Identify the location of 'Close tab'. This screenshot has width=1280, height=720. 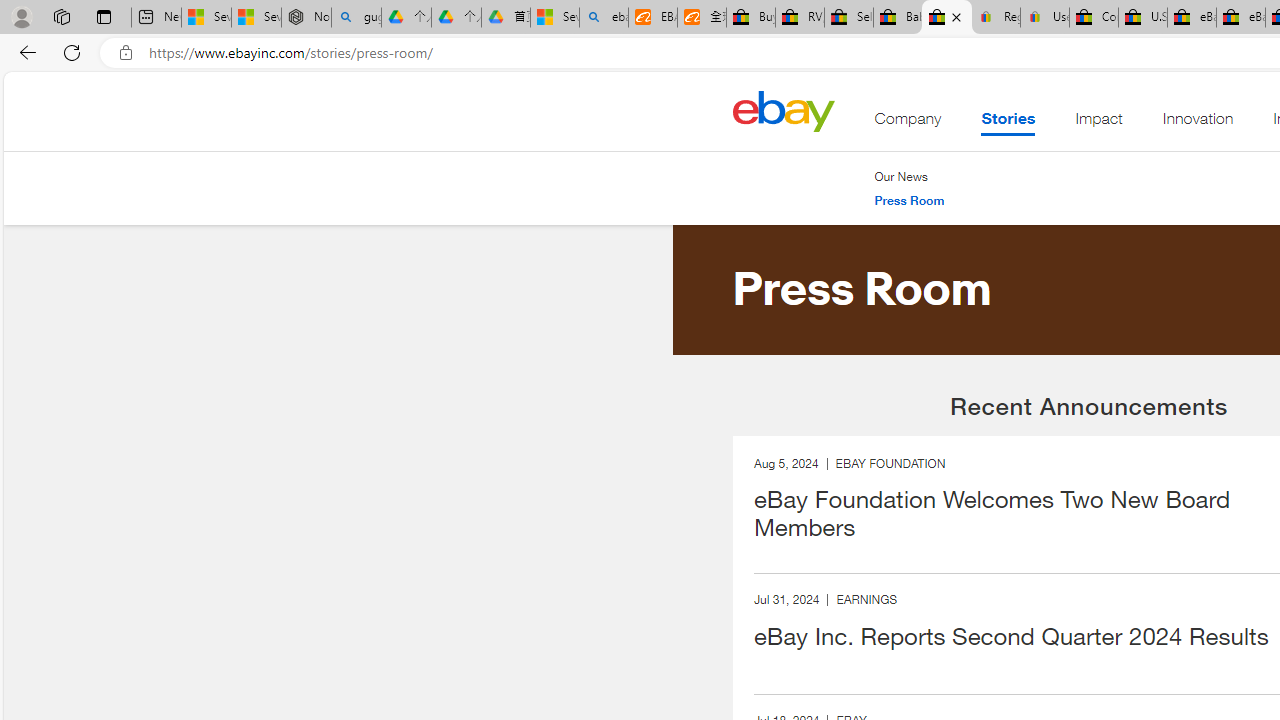
(955, 17).